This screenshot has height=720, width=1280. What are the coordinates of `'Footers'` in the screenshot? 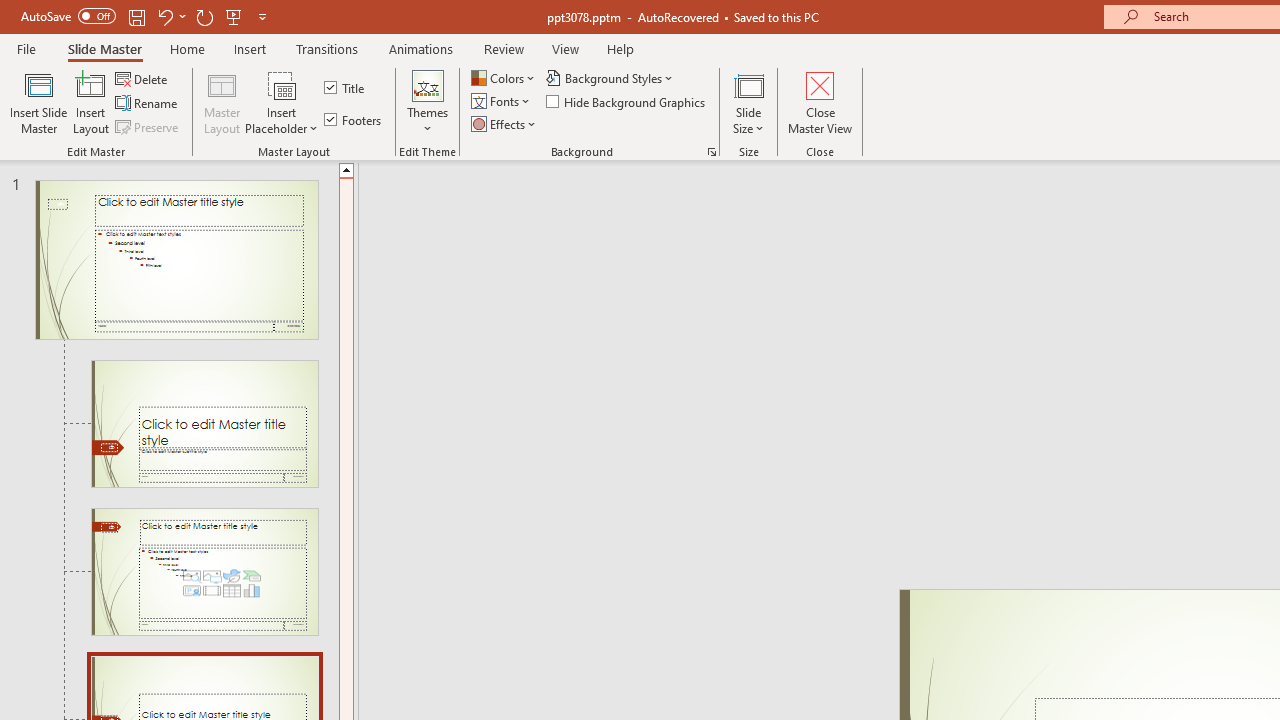 It's located at (354, 119).